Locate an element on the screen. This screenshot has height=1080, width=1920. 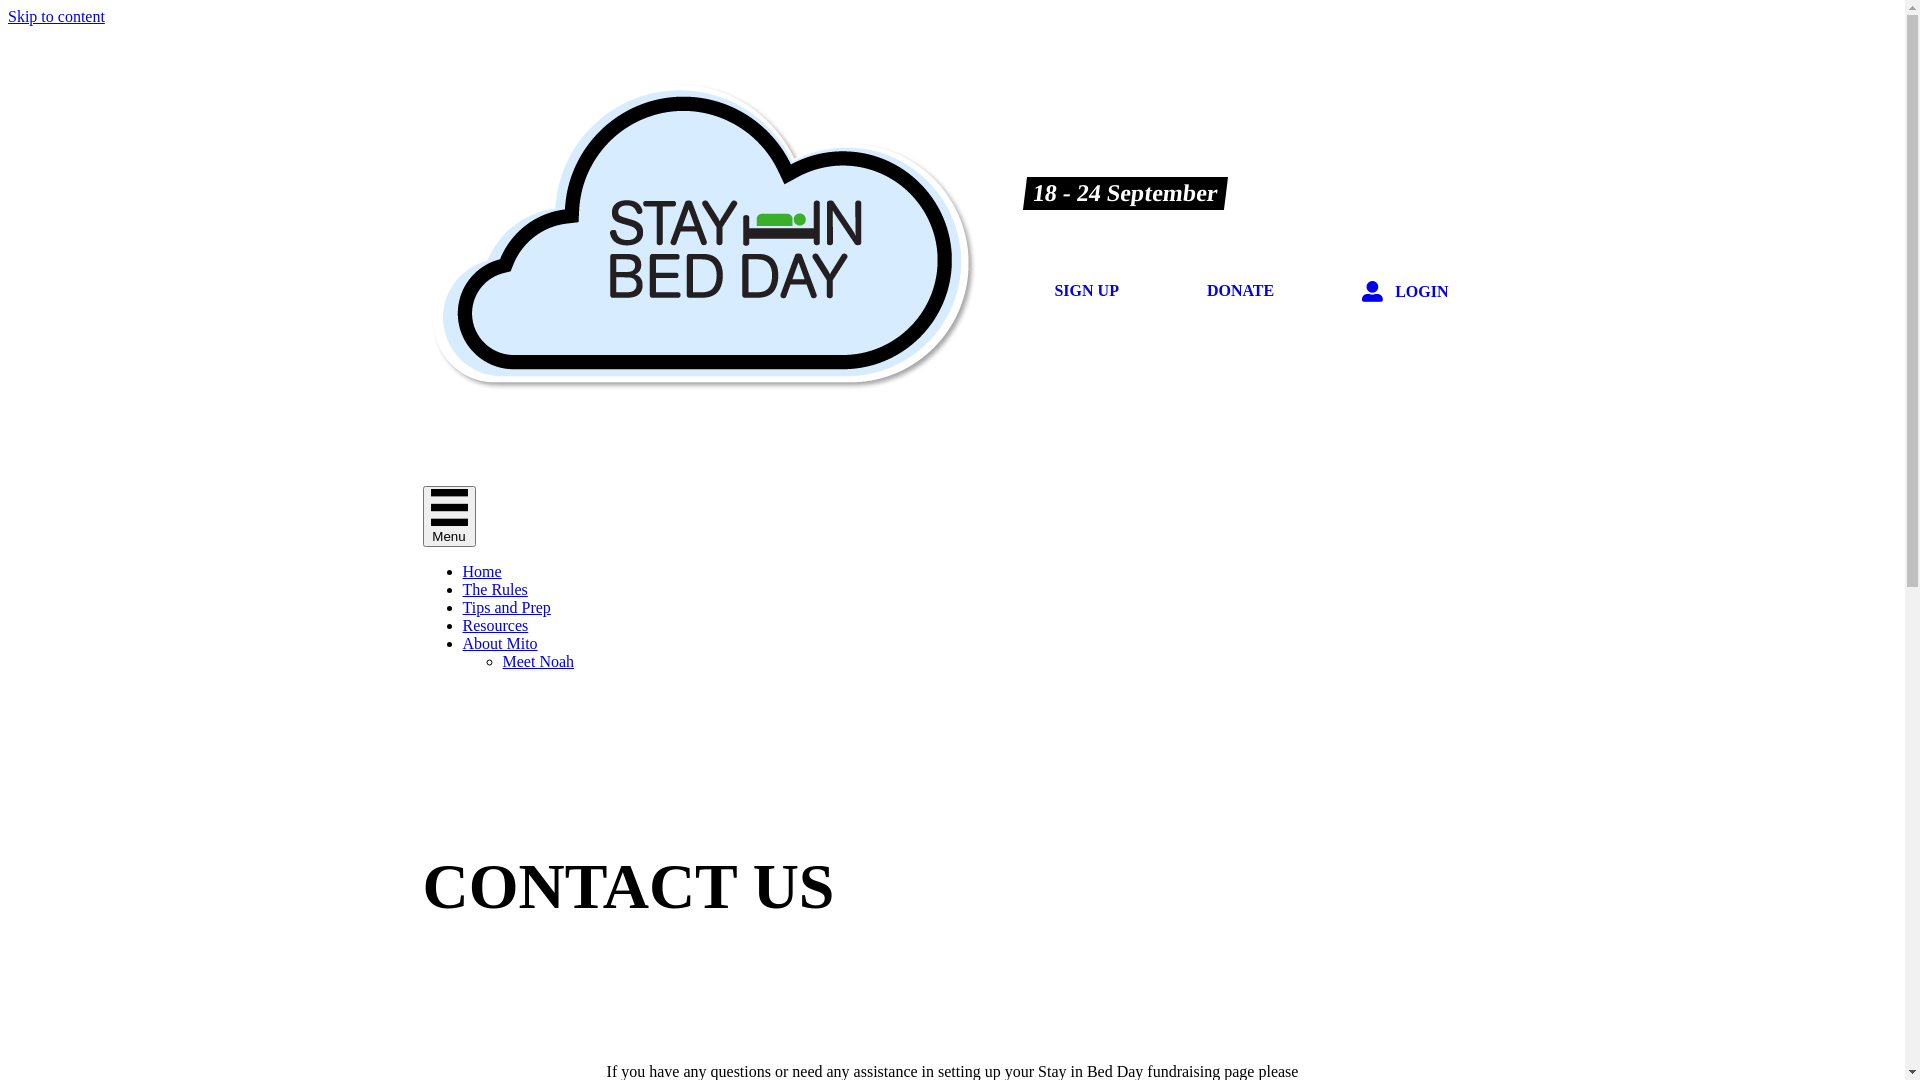
'The Rules' is located at coordinates (494, 588).